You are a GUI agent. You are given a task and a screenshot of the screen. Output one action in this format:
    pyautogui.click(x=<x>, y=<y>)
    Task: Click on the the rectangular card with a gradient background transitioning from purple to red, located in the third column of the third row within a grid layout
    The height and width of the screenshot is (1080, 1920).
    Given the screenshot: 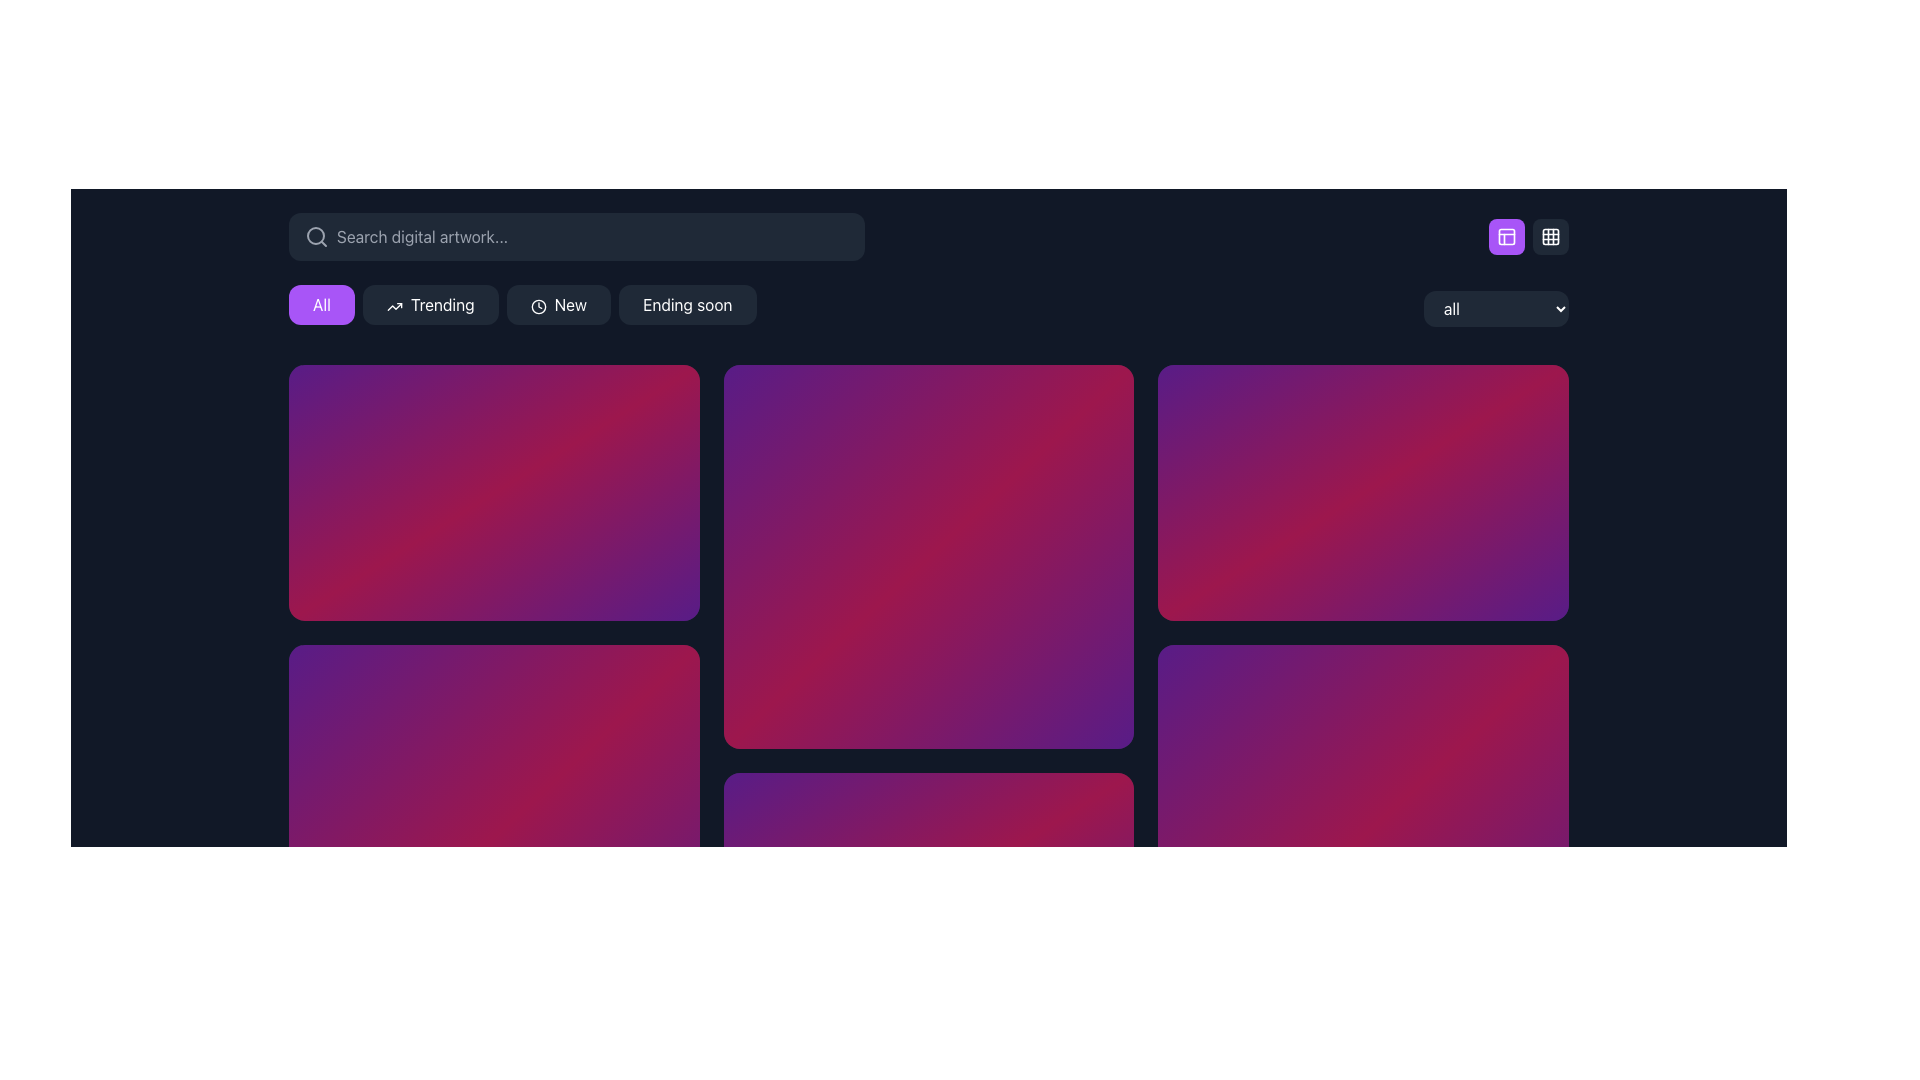 What is the action you would take?
    pyautogui.click(x=1362, y=837)
    